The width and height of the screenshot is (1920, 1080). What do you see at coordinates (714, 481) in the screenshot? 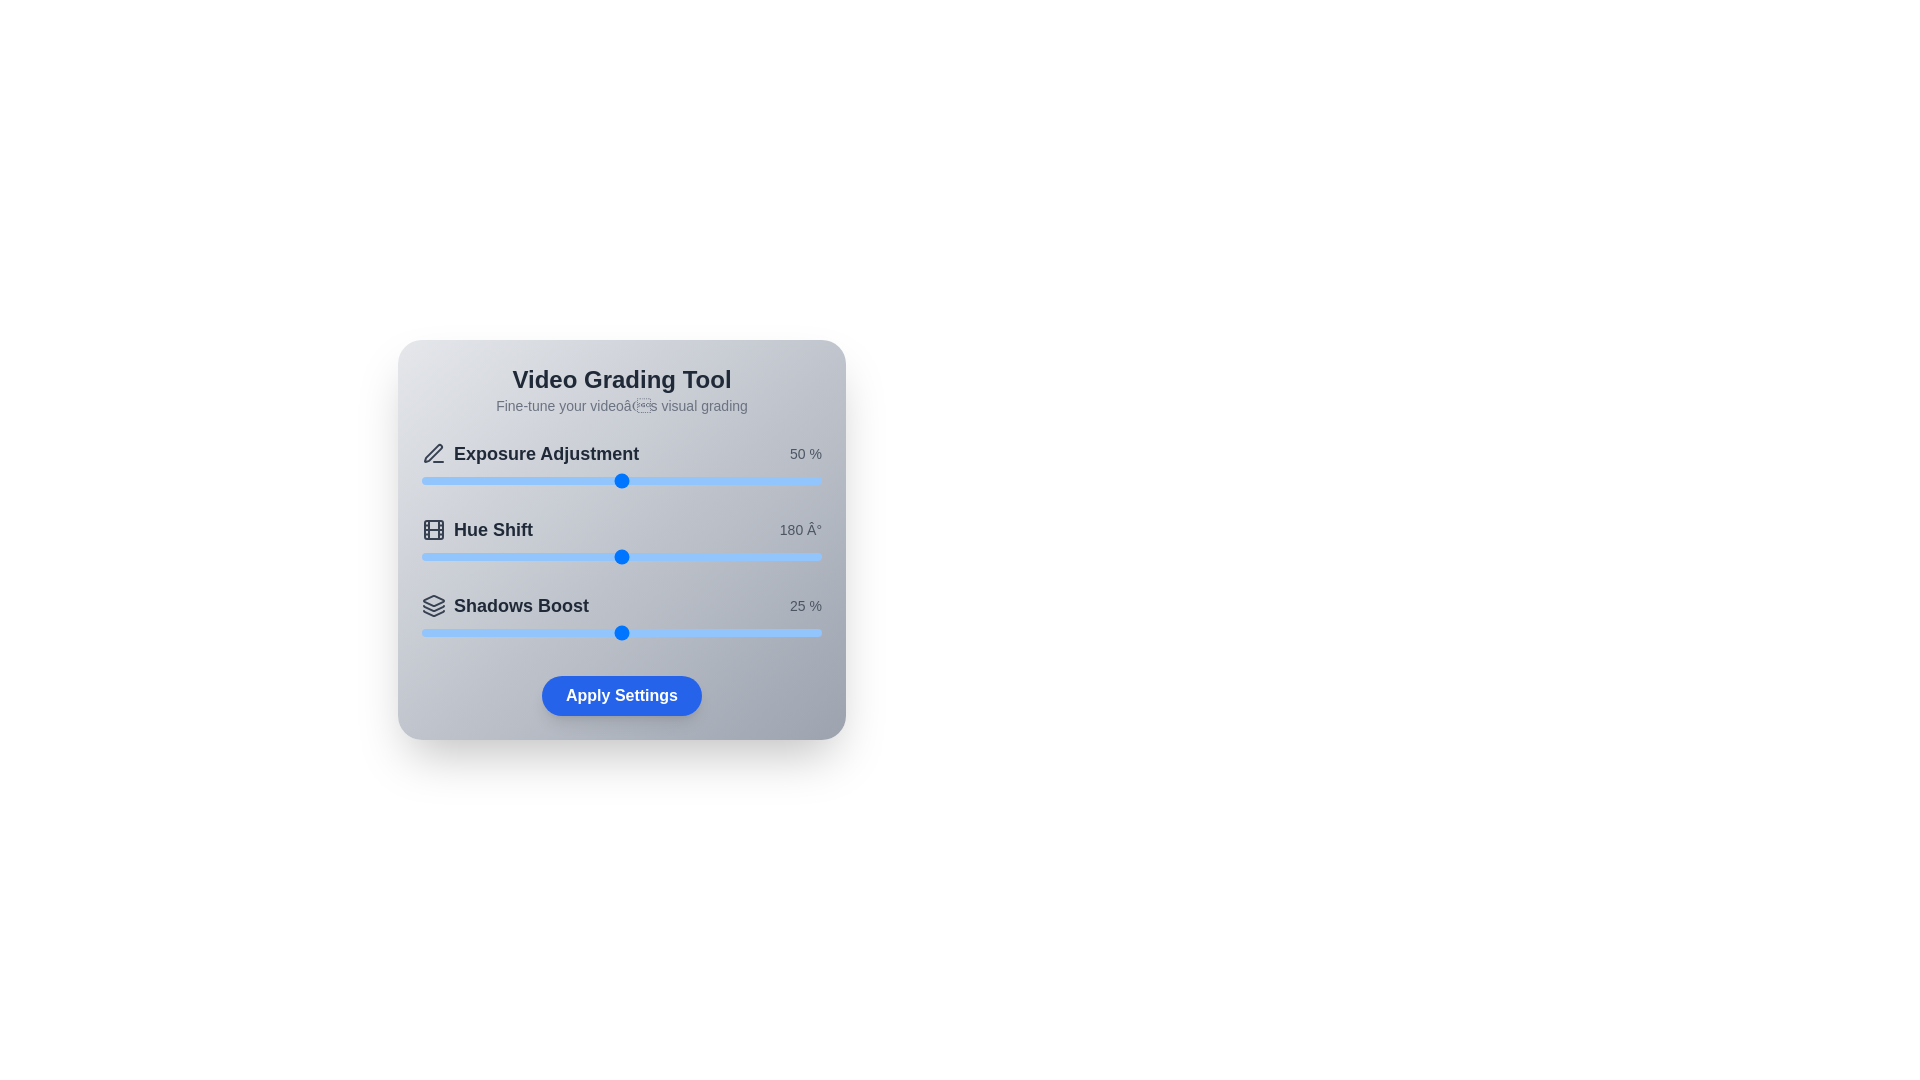
I see `the exposure adjustment` at bounding box center [714, 481].